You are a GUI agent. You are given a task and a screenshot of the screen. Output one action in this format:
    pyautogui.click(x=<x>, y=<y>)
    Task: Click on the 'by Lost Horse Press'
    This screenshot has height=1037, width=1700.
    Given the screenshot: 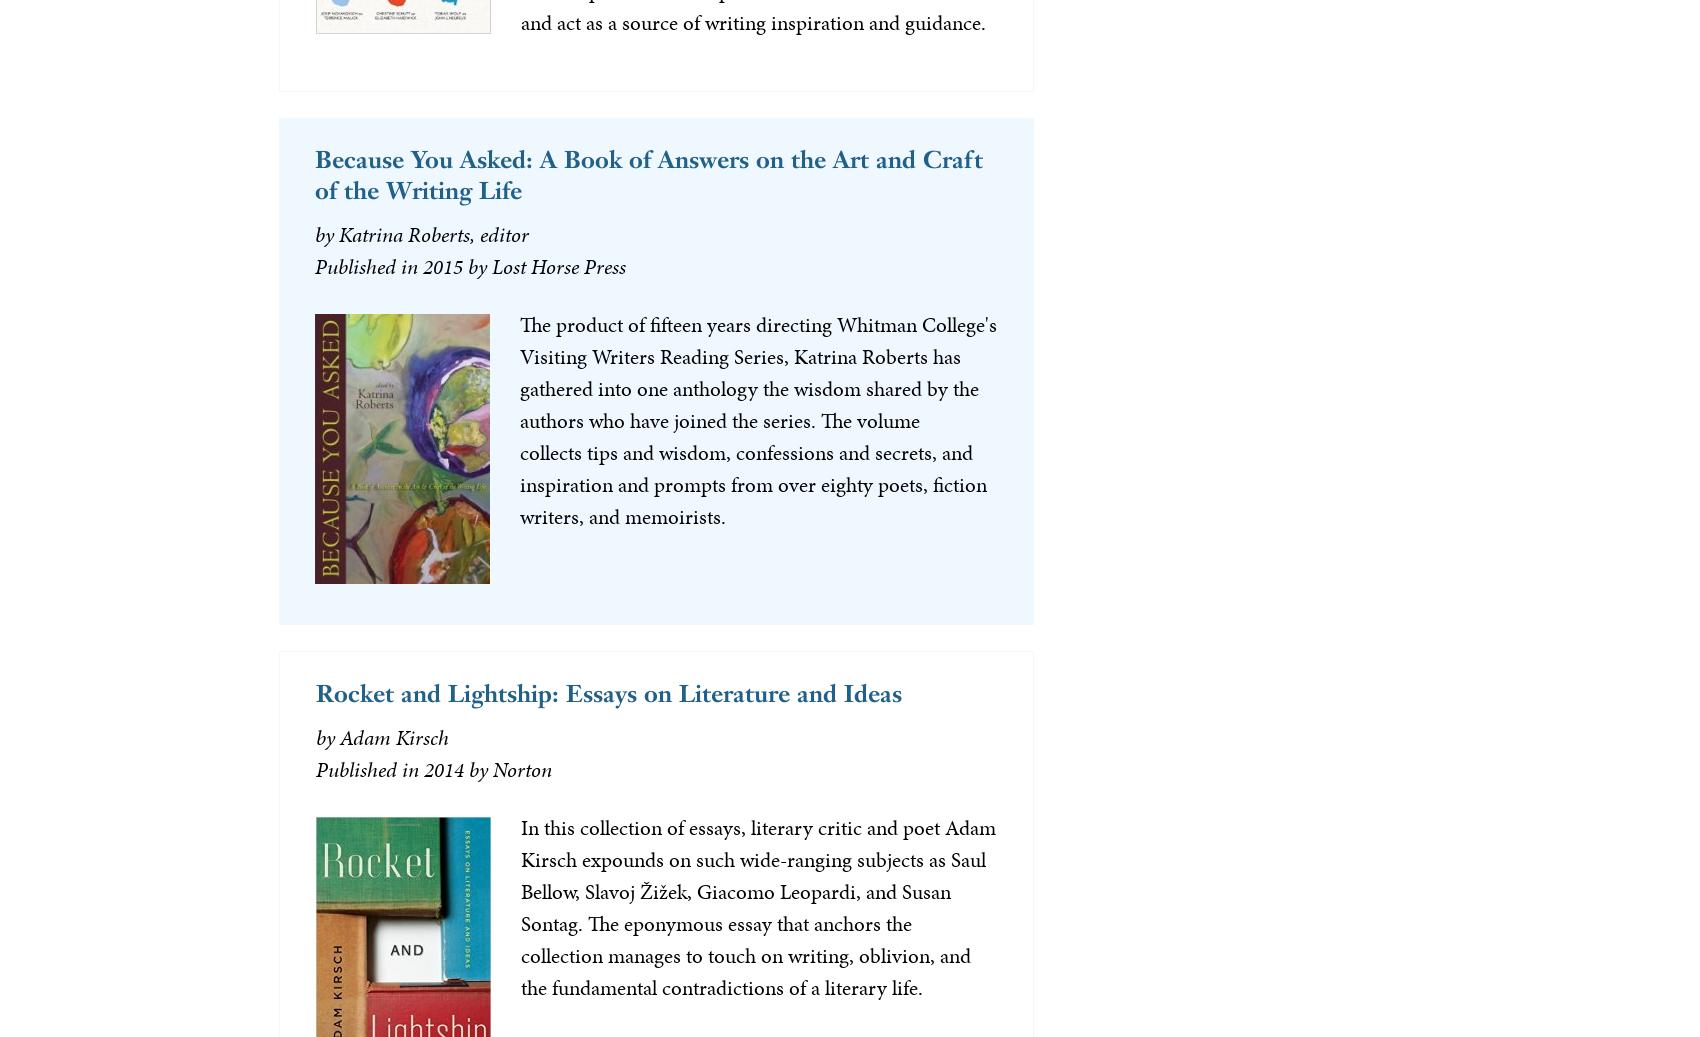 What is the action you would take?
    pyautogui.click(x=545, y=264)
    